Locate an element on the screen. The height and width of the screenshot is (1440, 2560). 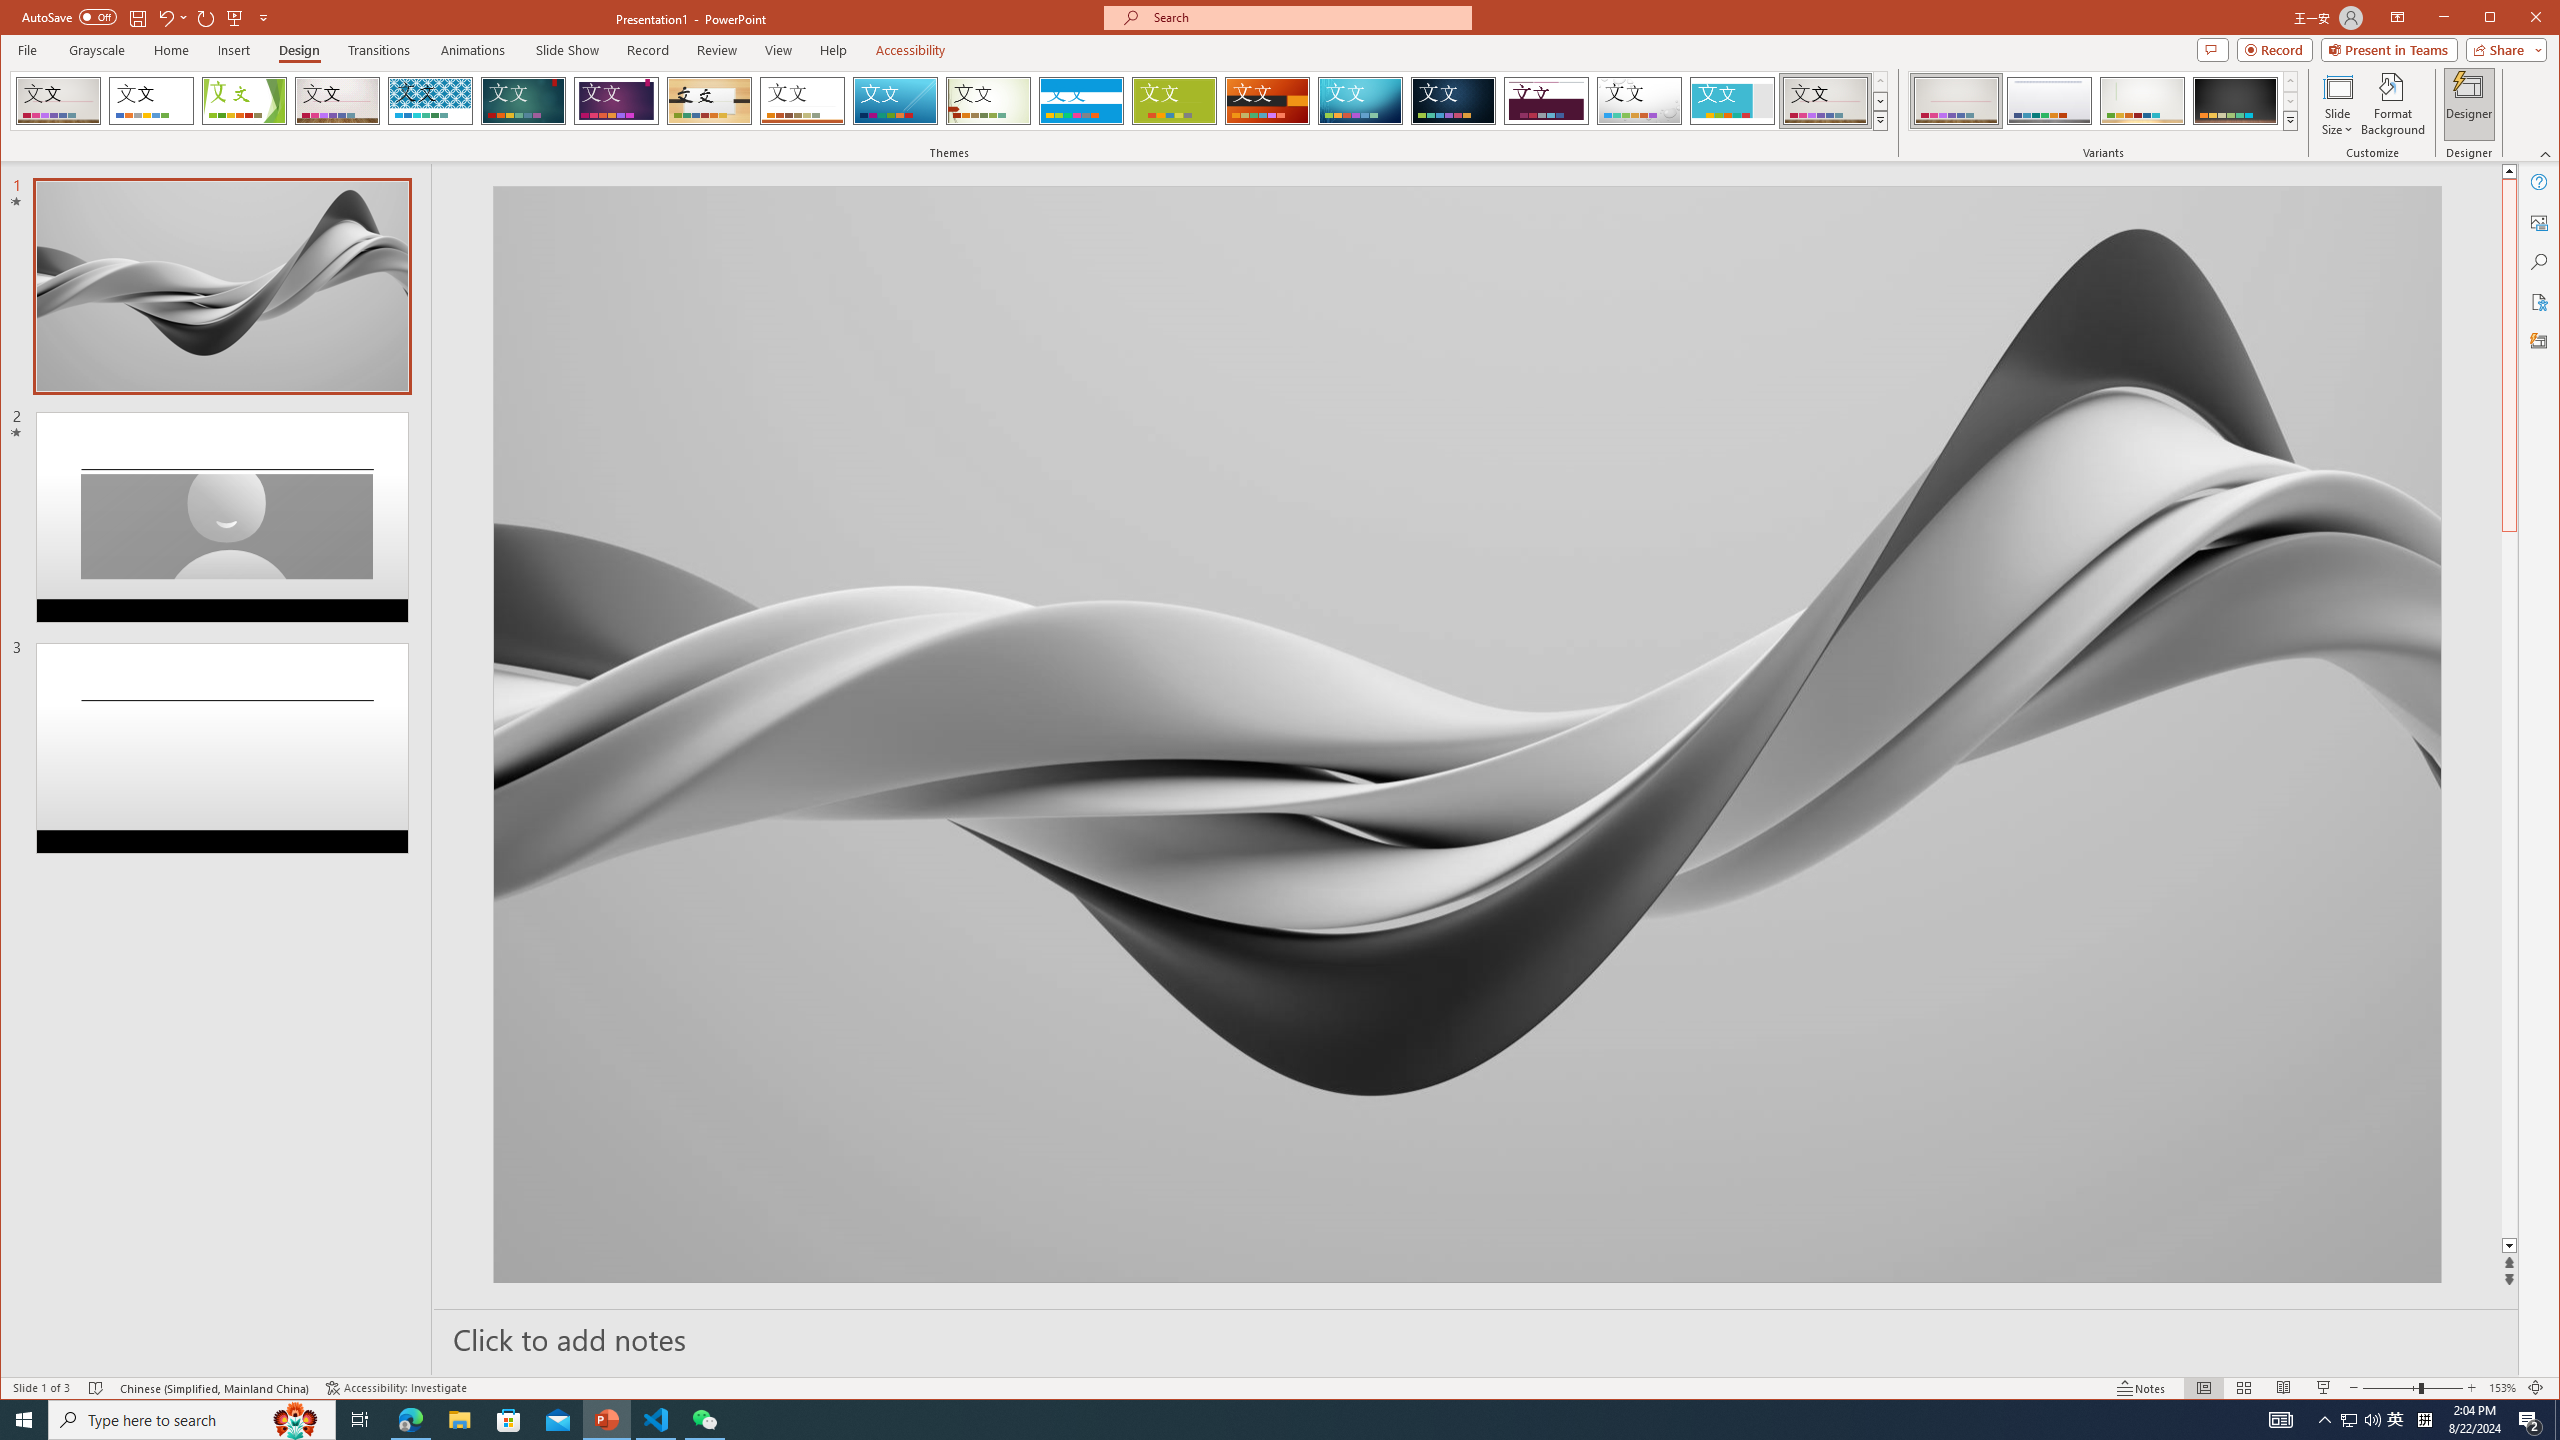
'WeChat - 1 running window' is located at coordinates (705, 1418).